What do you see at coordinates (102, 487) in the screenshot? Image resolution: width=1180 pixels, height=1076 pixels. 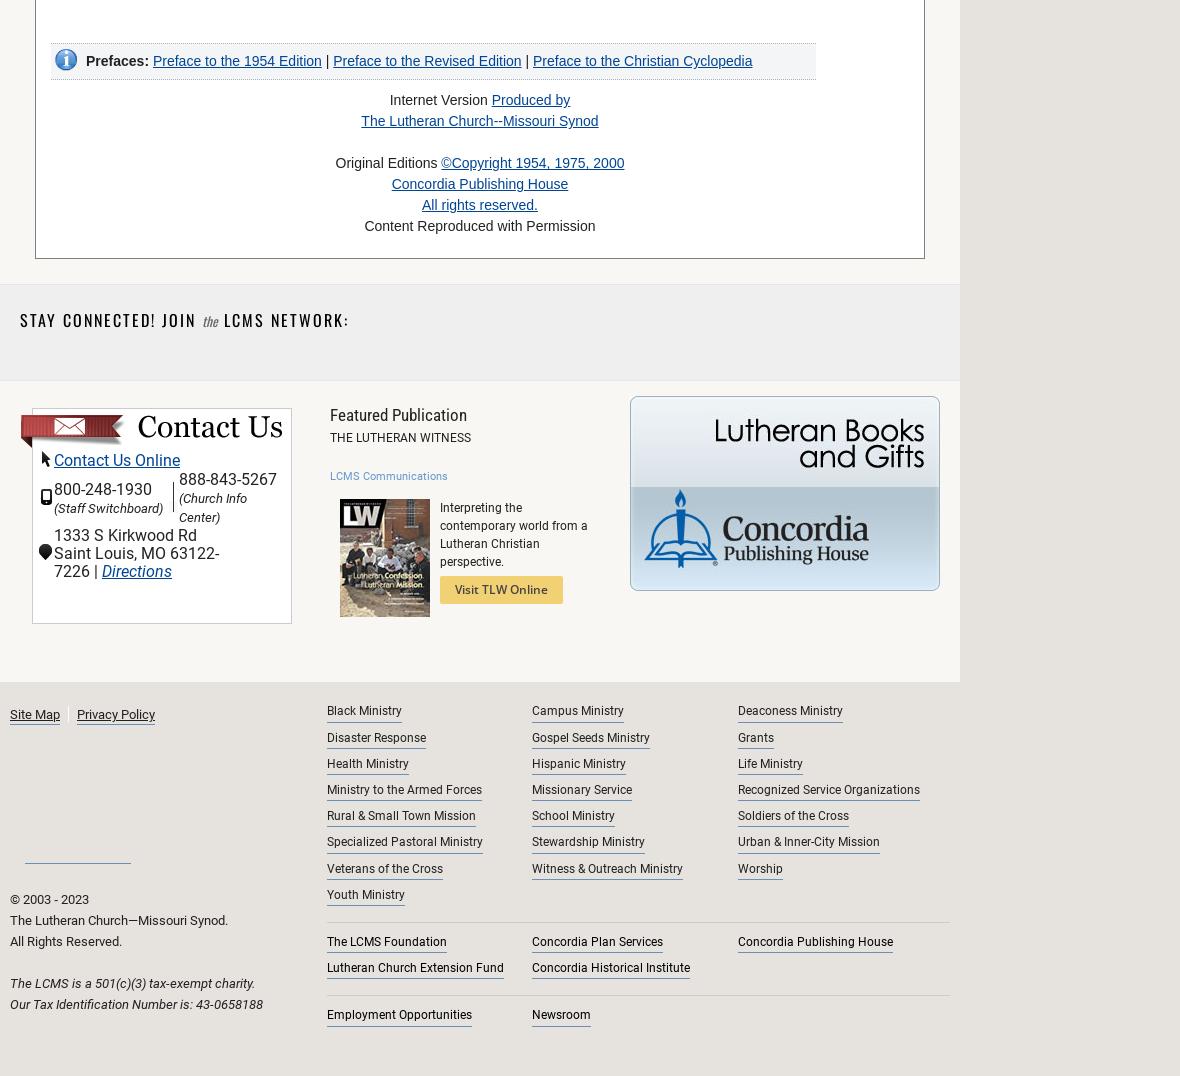 I see `'800-248-1930'` at bounding box center [102, 487].